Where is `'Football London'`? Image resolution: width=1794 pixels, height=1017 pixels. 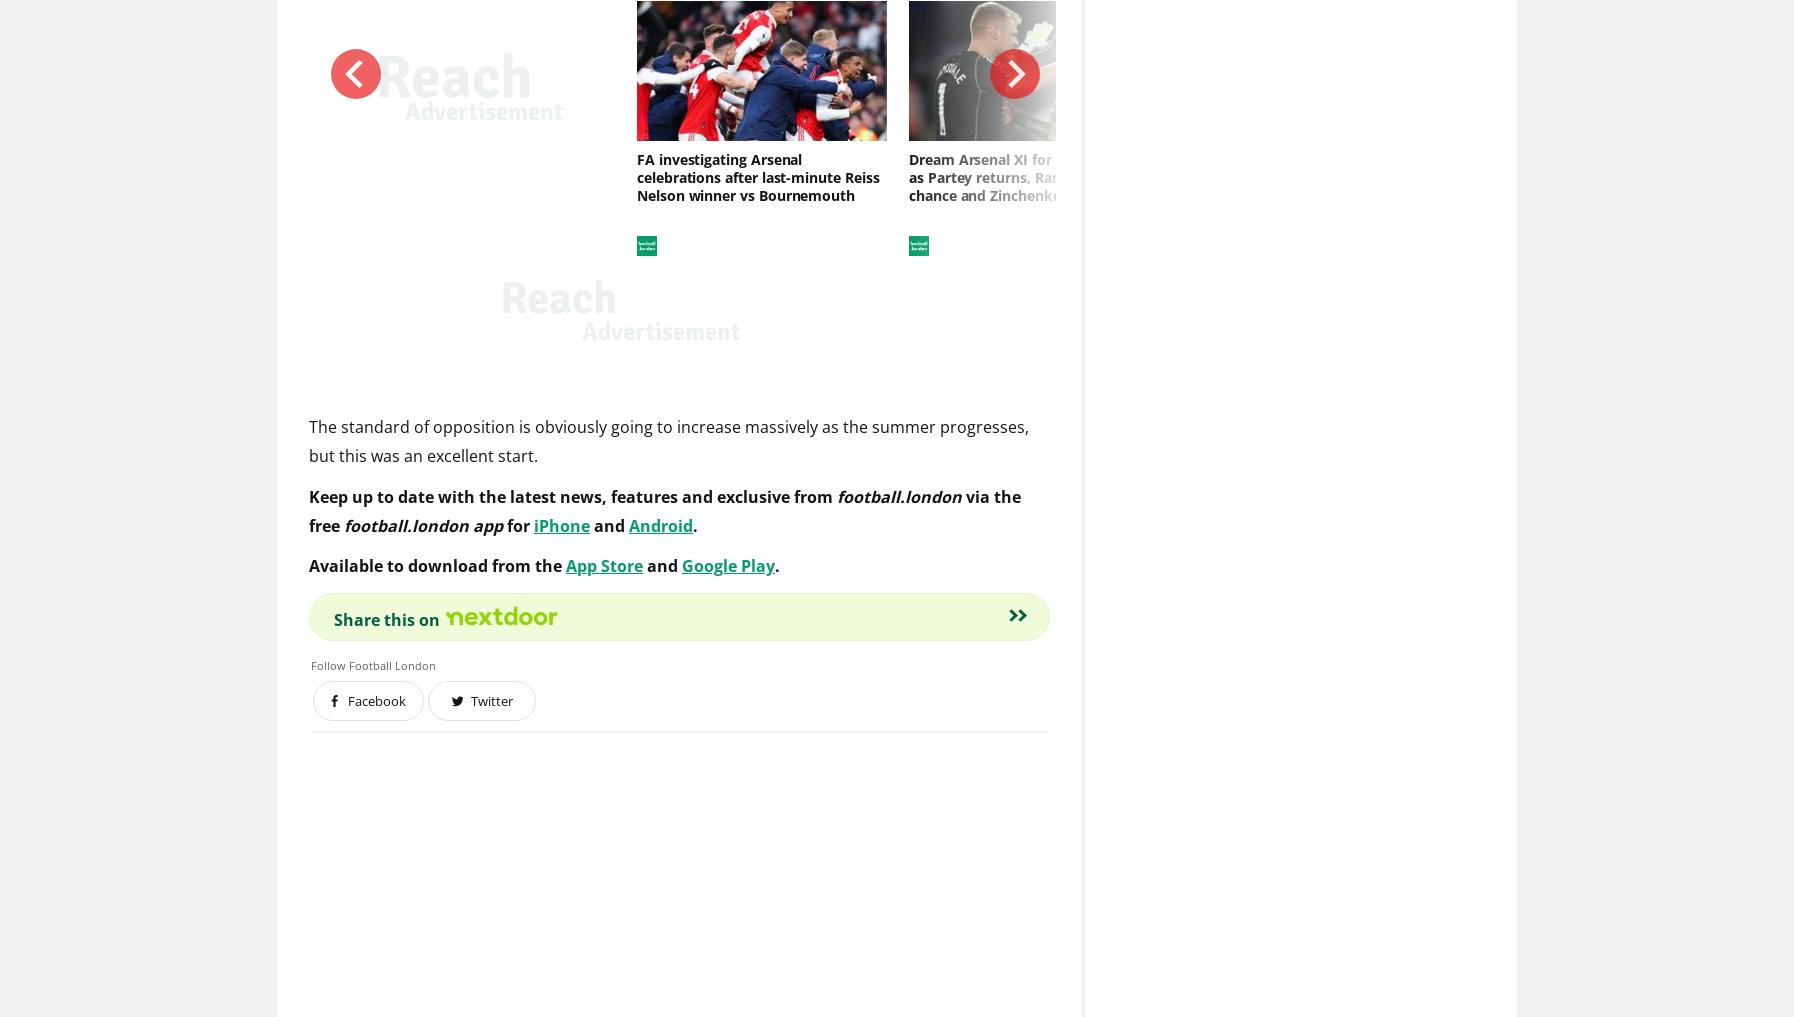 'Football London' is located at coordinates (391, 667).